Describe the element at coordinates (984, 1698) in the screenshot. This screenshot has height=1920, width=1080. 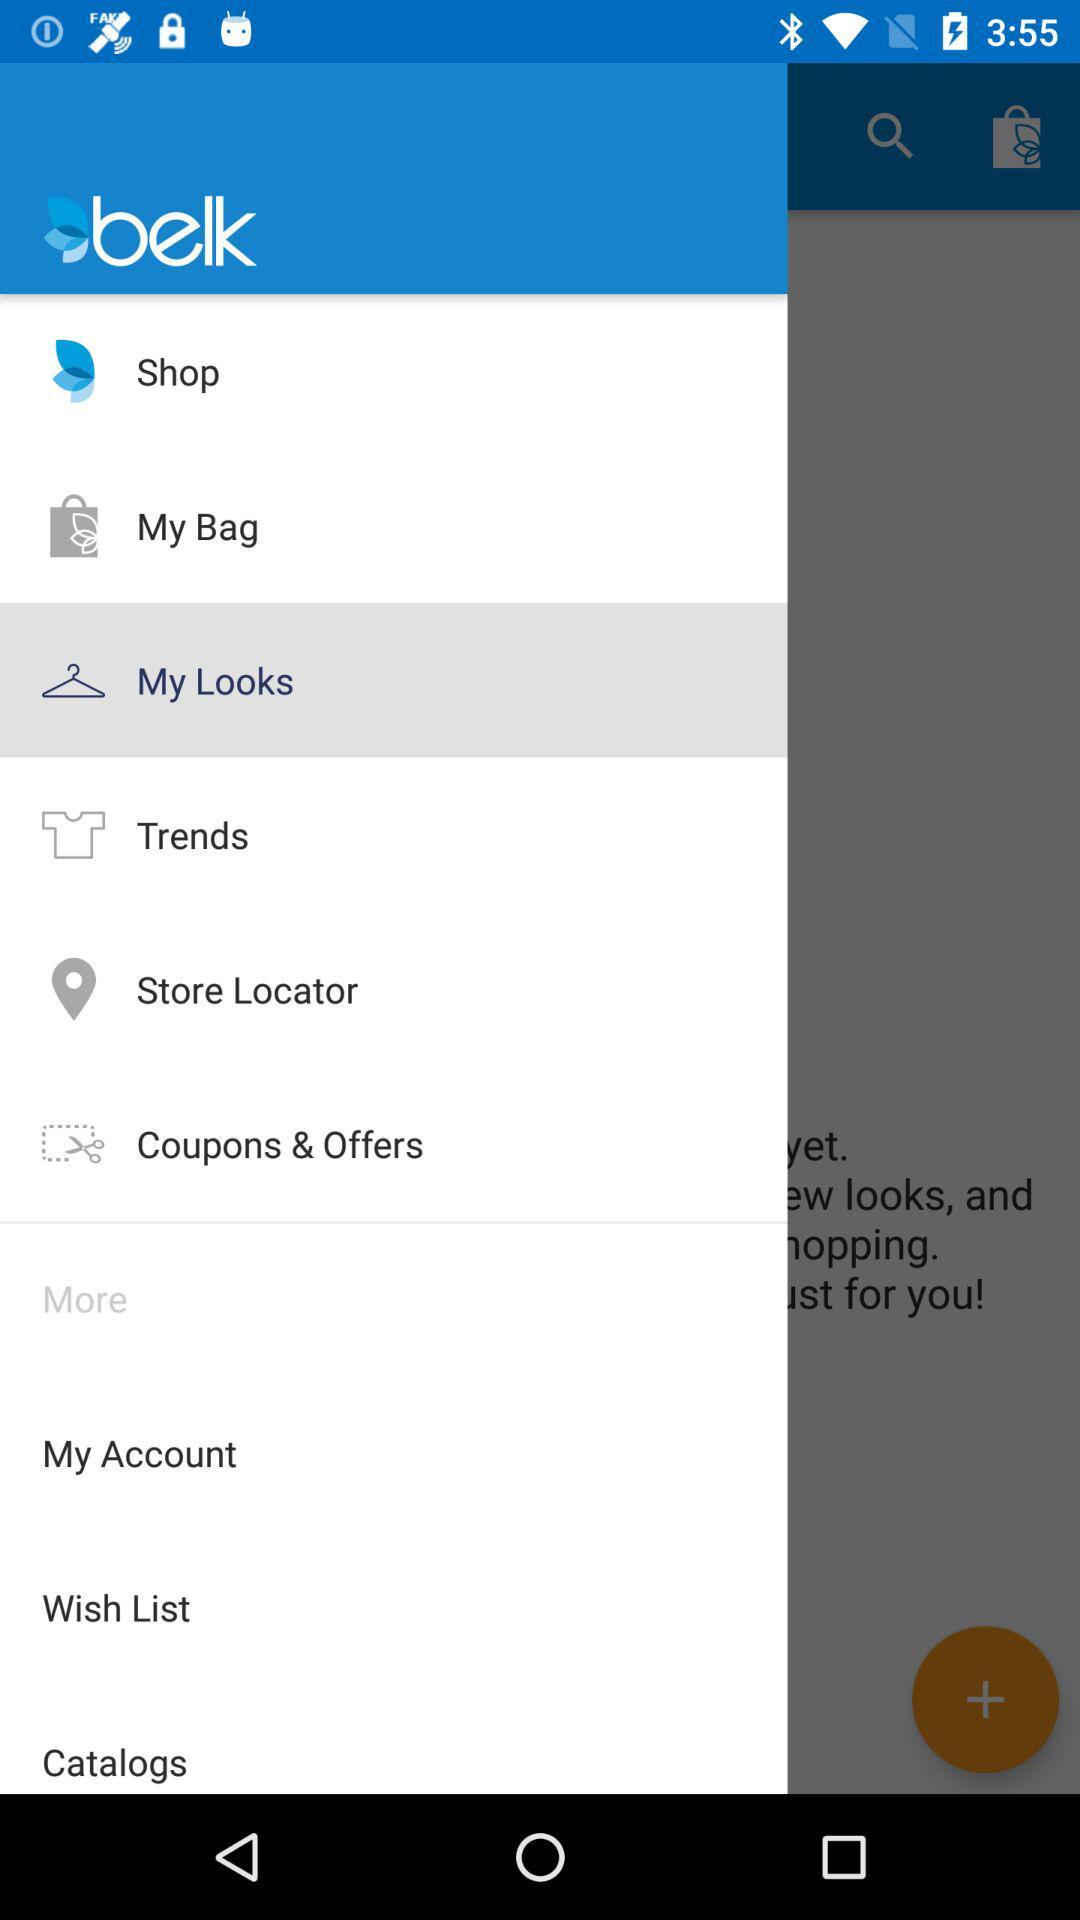
I see `the add icon` at that location.